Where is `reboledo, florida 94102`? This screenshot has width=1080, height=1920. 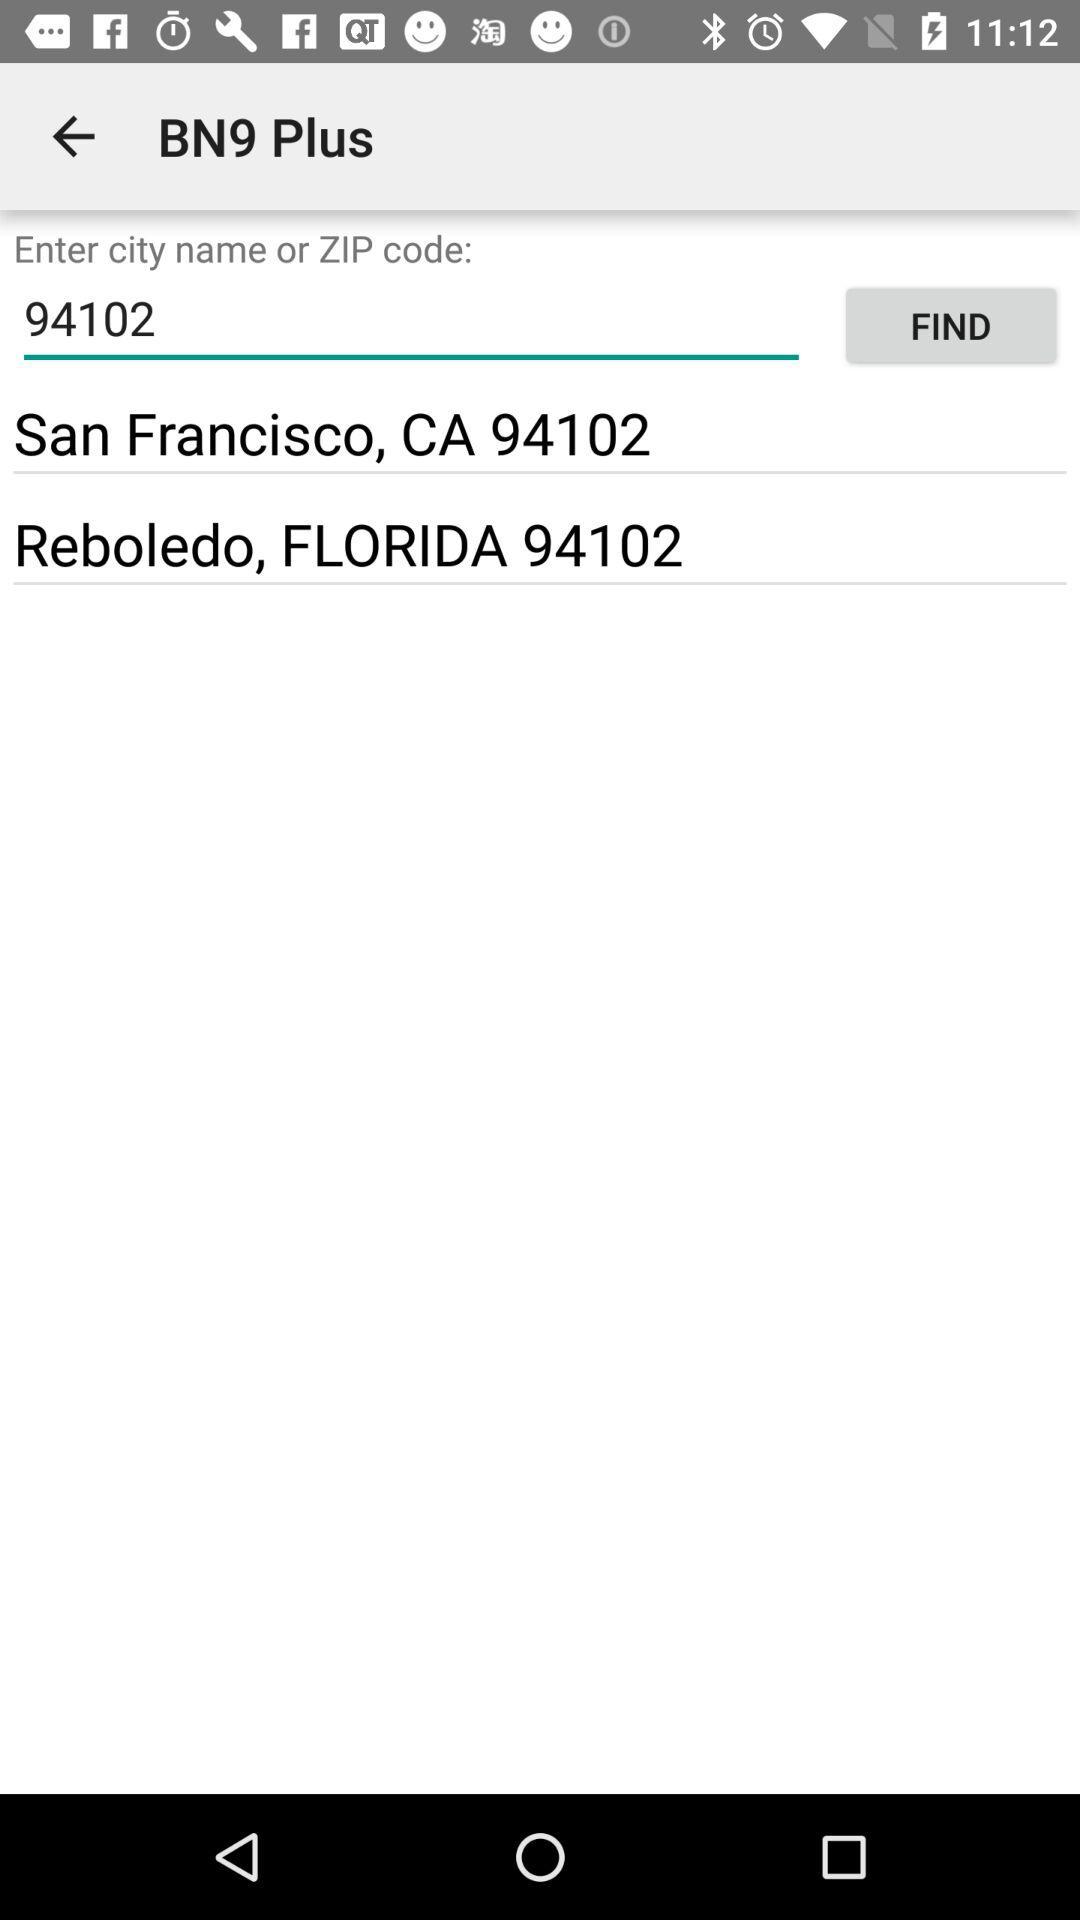
reboledo, florida 94102 is located at coordinates (347, 543).